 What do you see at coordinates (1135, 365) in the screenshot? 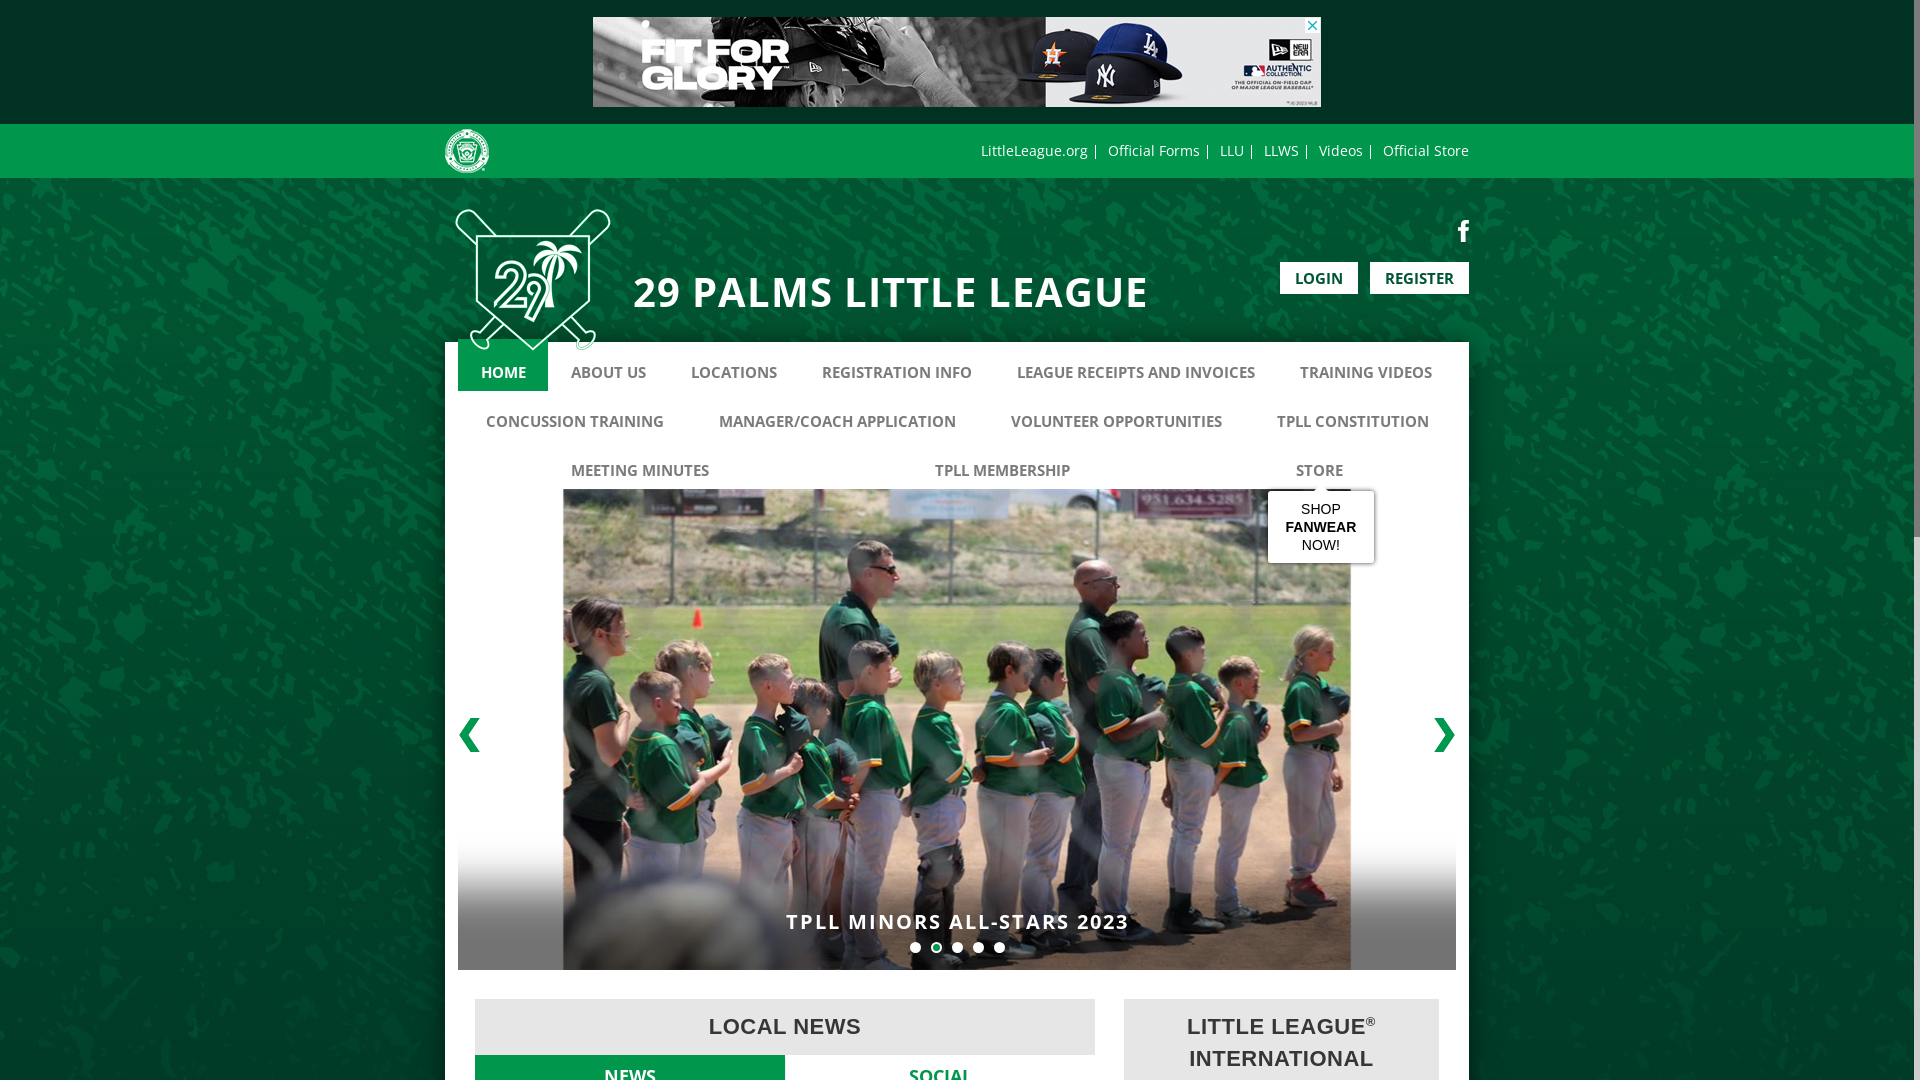
I see `'LEAGUE RECEIPTS AND INVOICES'` at bounding box center [1135, 365].